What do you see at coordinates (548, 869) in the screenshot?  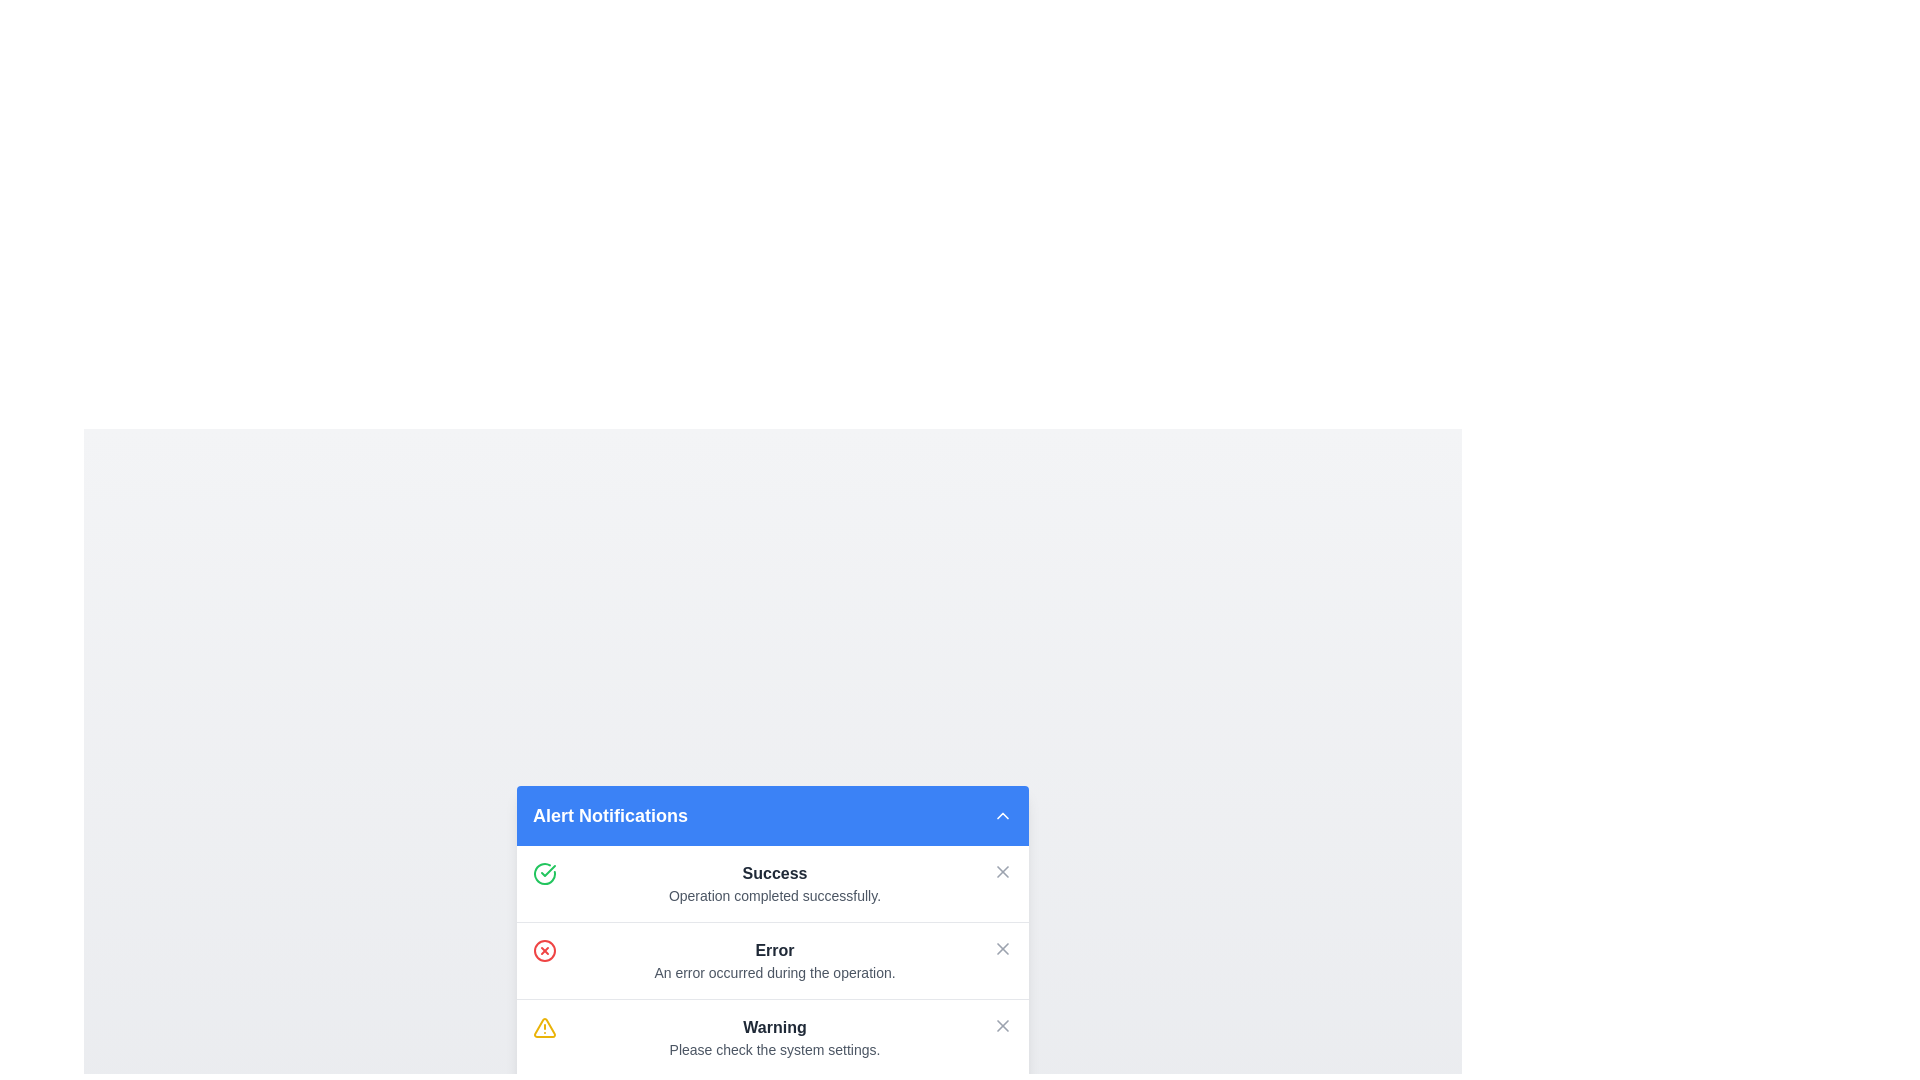 I see `the success icon located in the Alert Notifications panel, which indicates a successful state or action, positioned to the left of the text description` at bounding box center [548, 869].